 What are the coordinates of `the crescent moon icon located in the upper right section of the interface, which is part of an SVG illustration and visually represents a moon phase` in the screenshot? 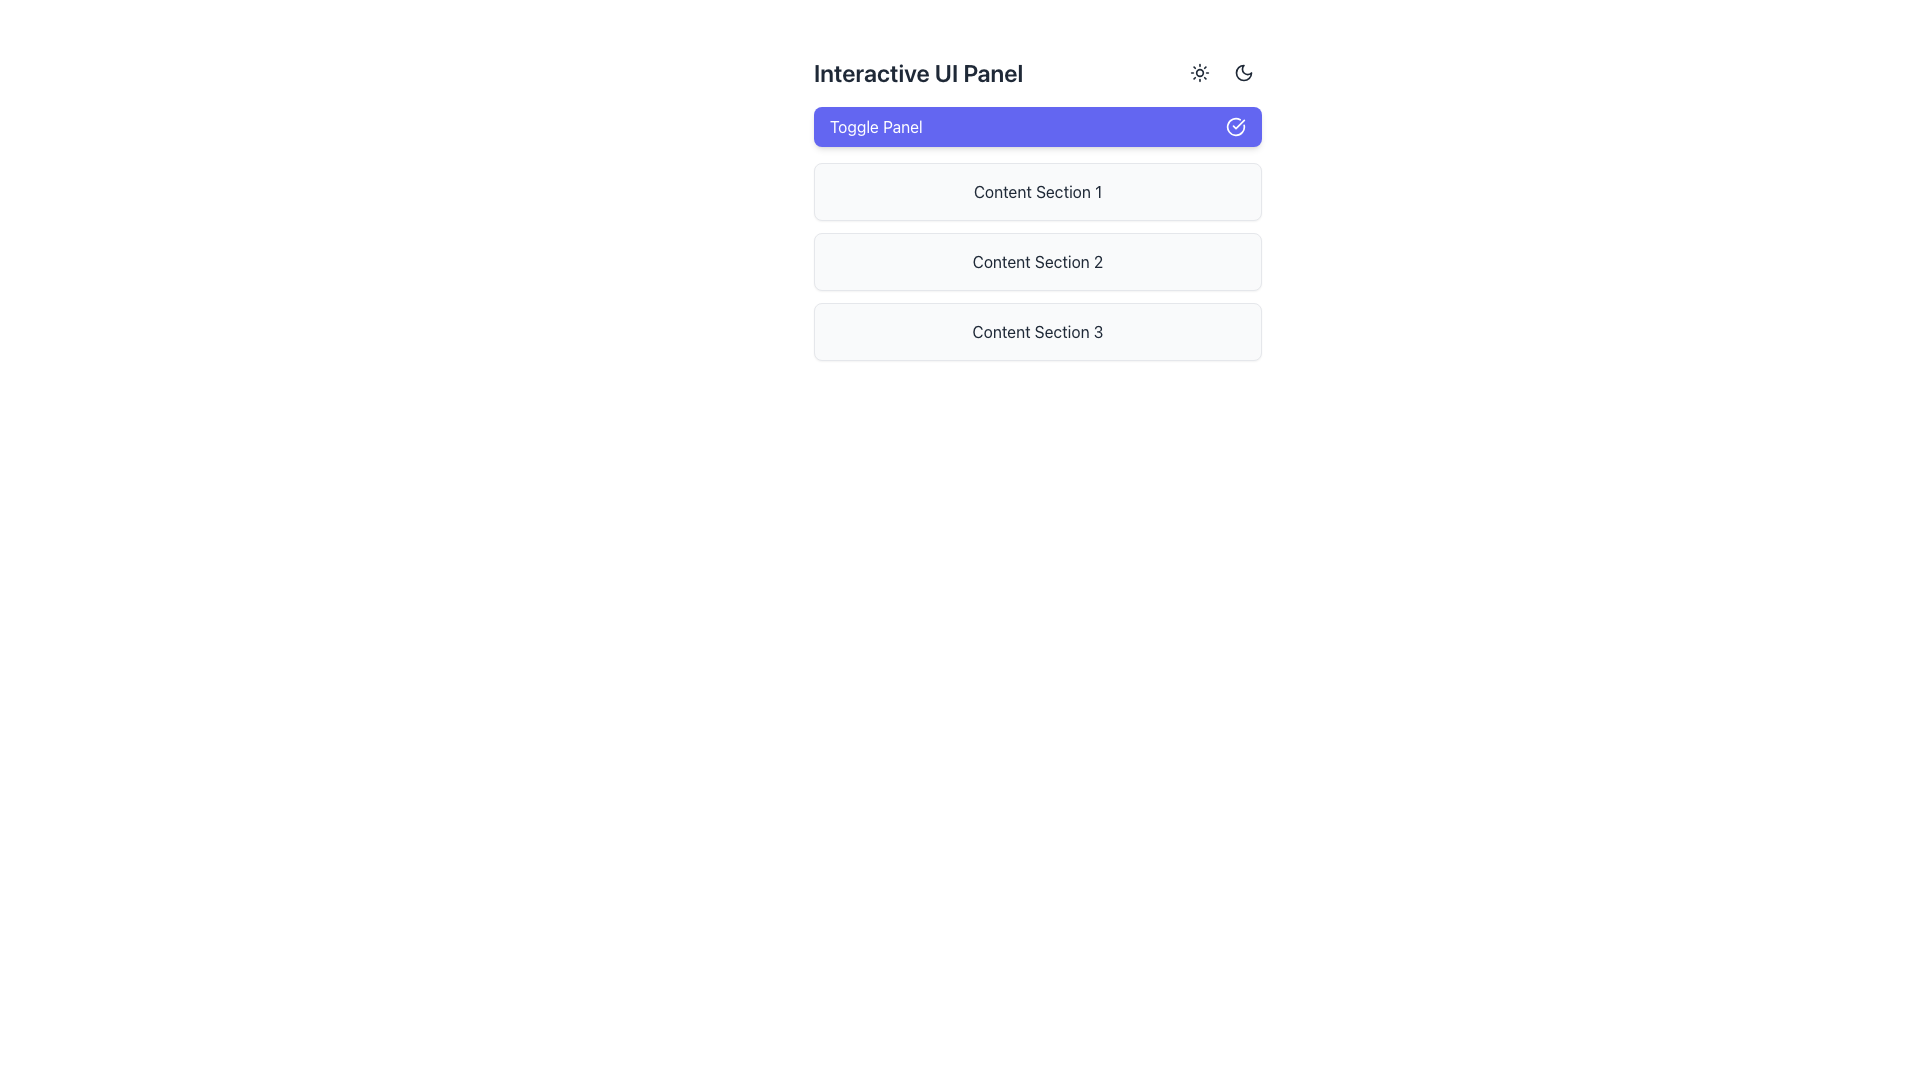 It's located at (1242, 72).